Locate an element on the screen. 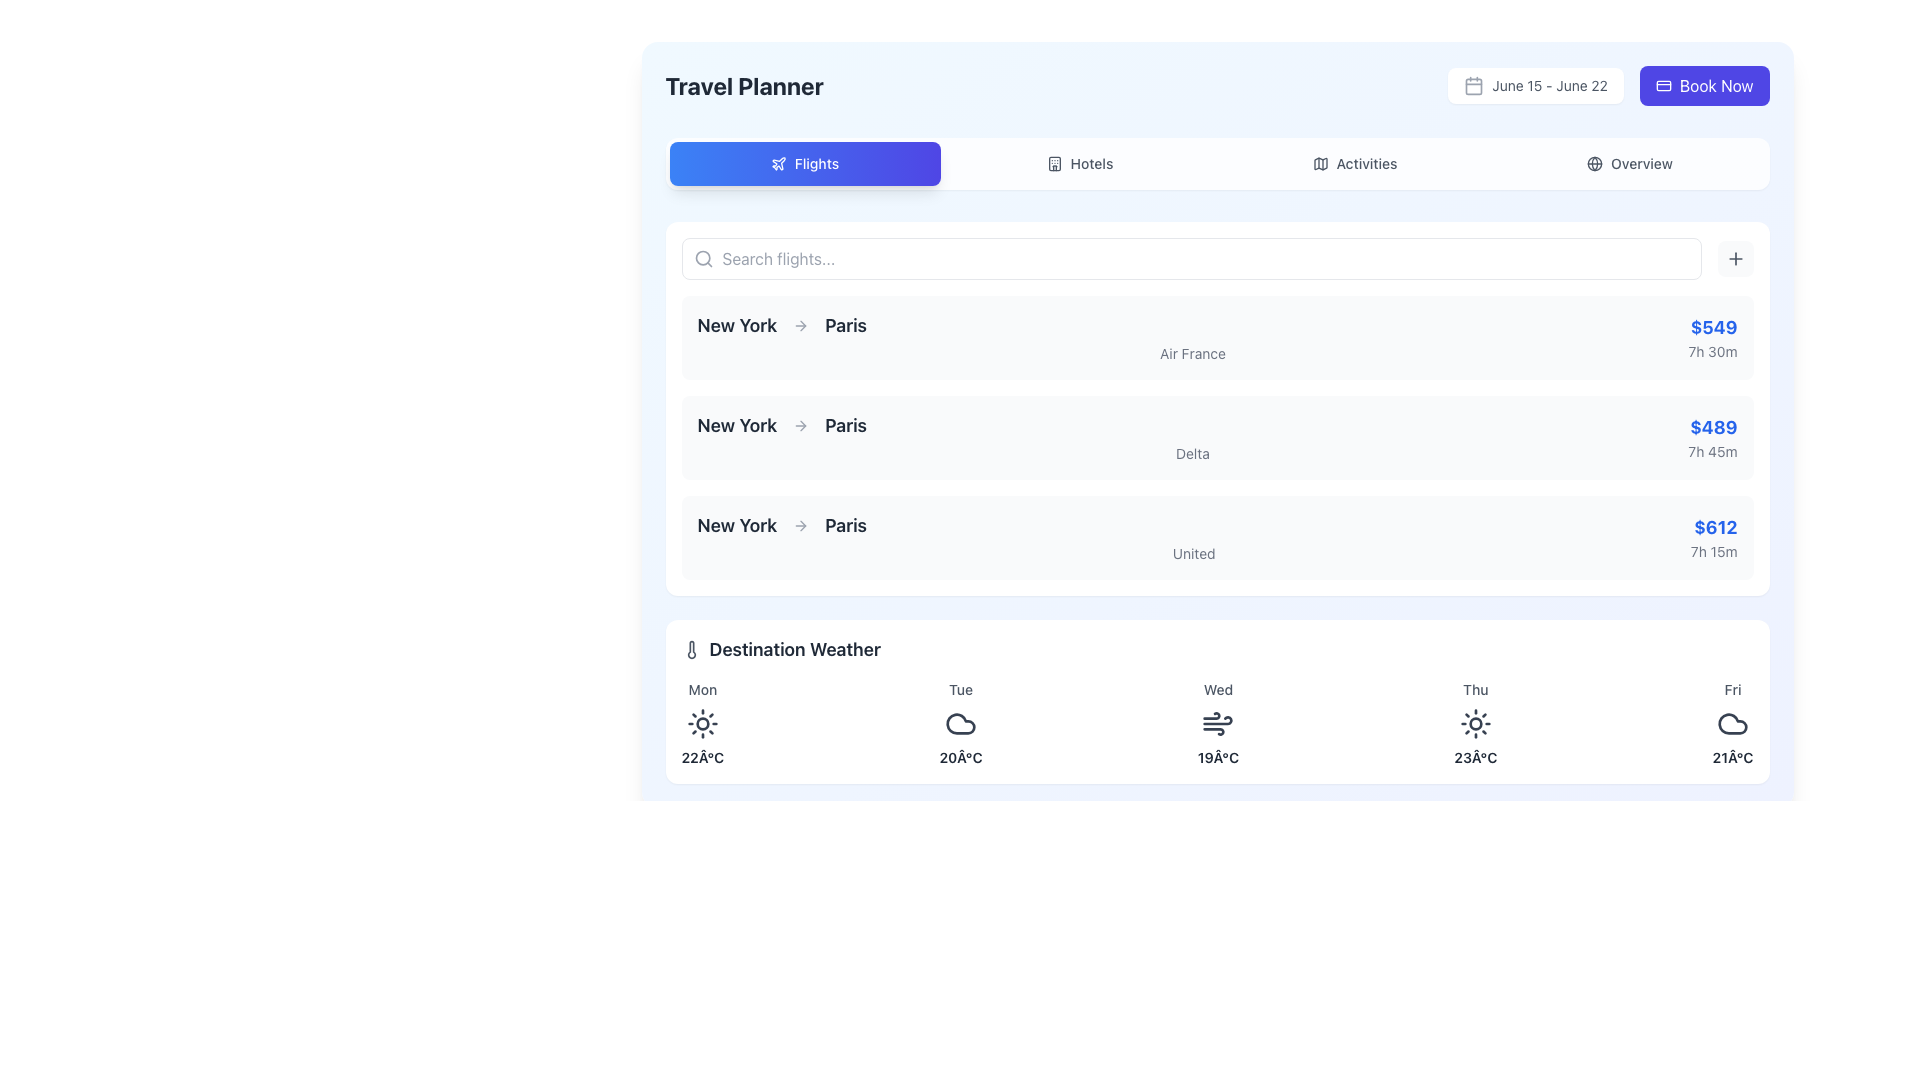  the weather summary displayed in the weather section, which includes short labels for each day, weather icons, and temperatures, located below the flight information box is located at coordinates (1216, 724).